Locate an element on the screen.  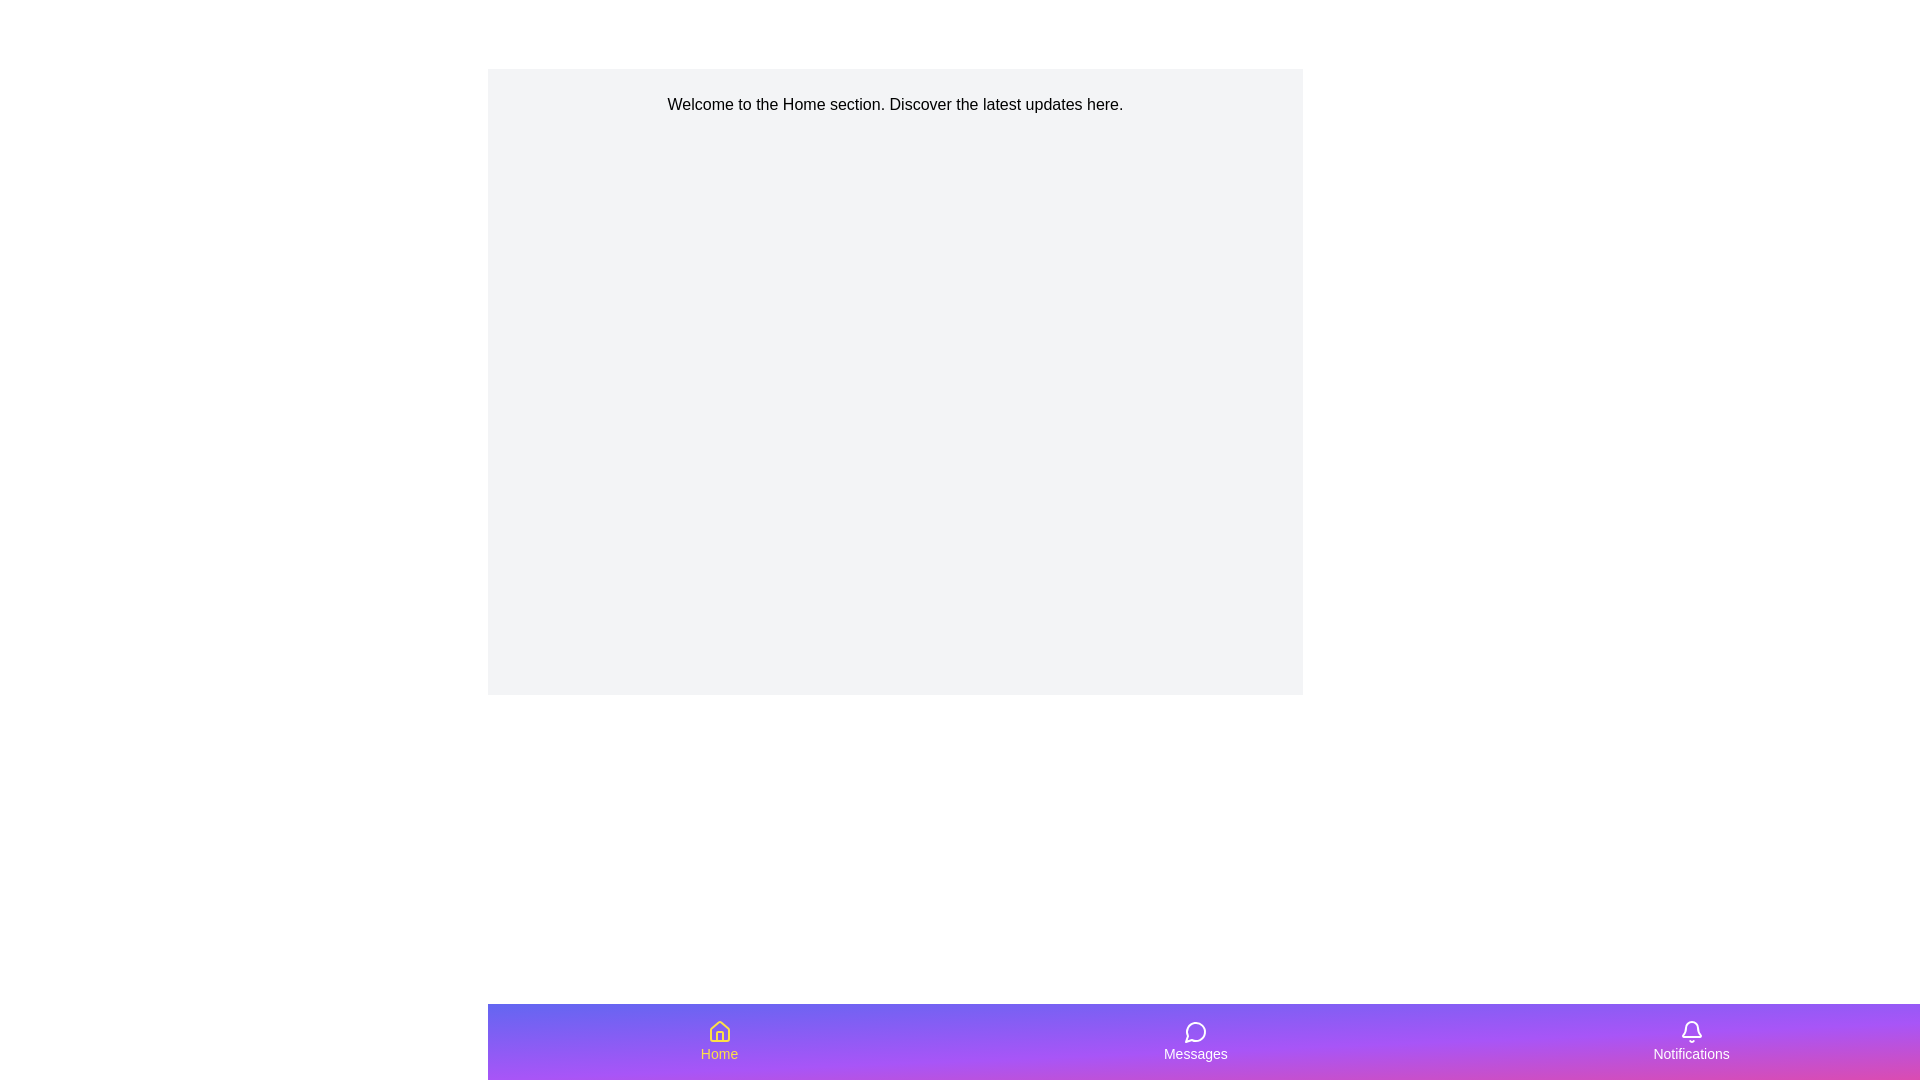
the 'Notifications' text label, which is the rightmost element in the bottom navigation bar is located at coordinates (1690, 1052).